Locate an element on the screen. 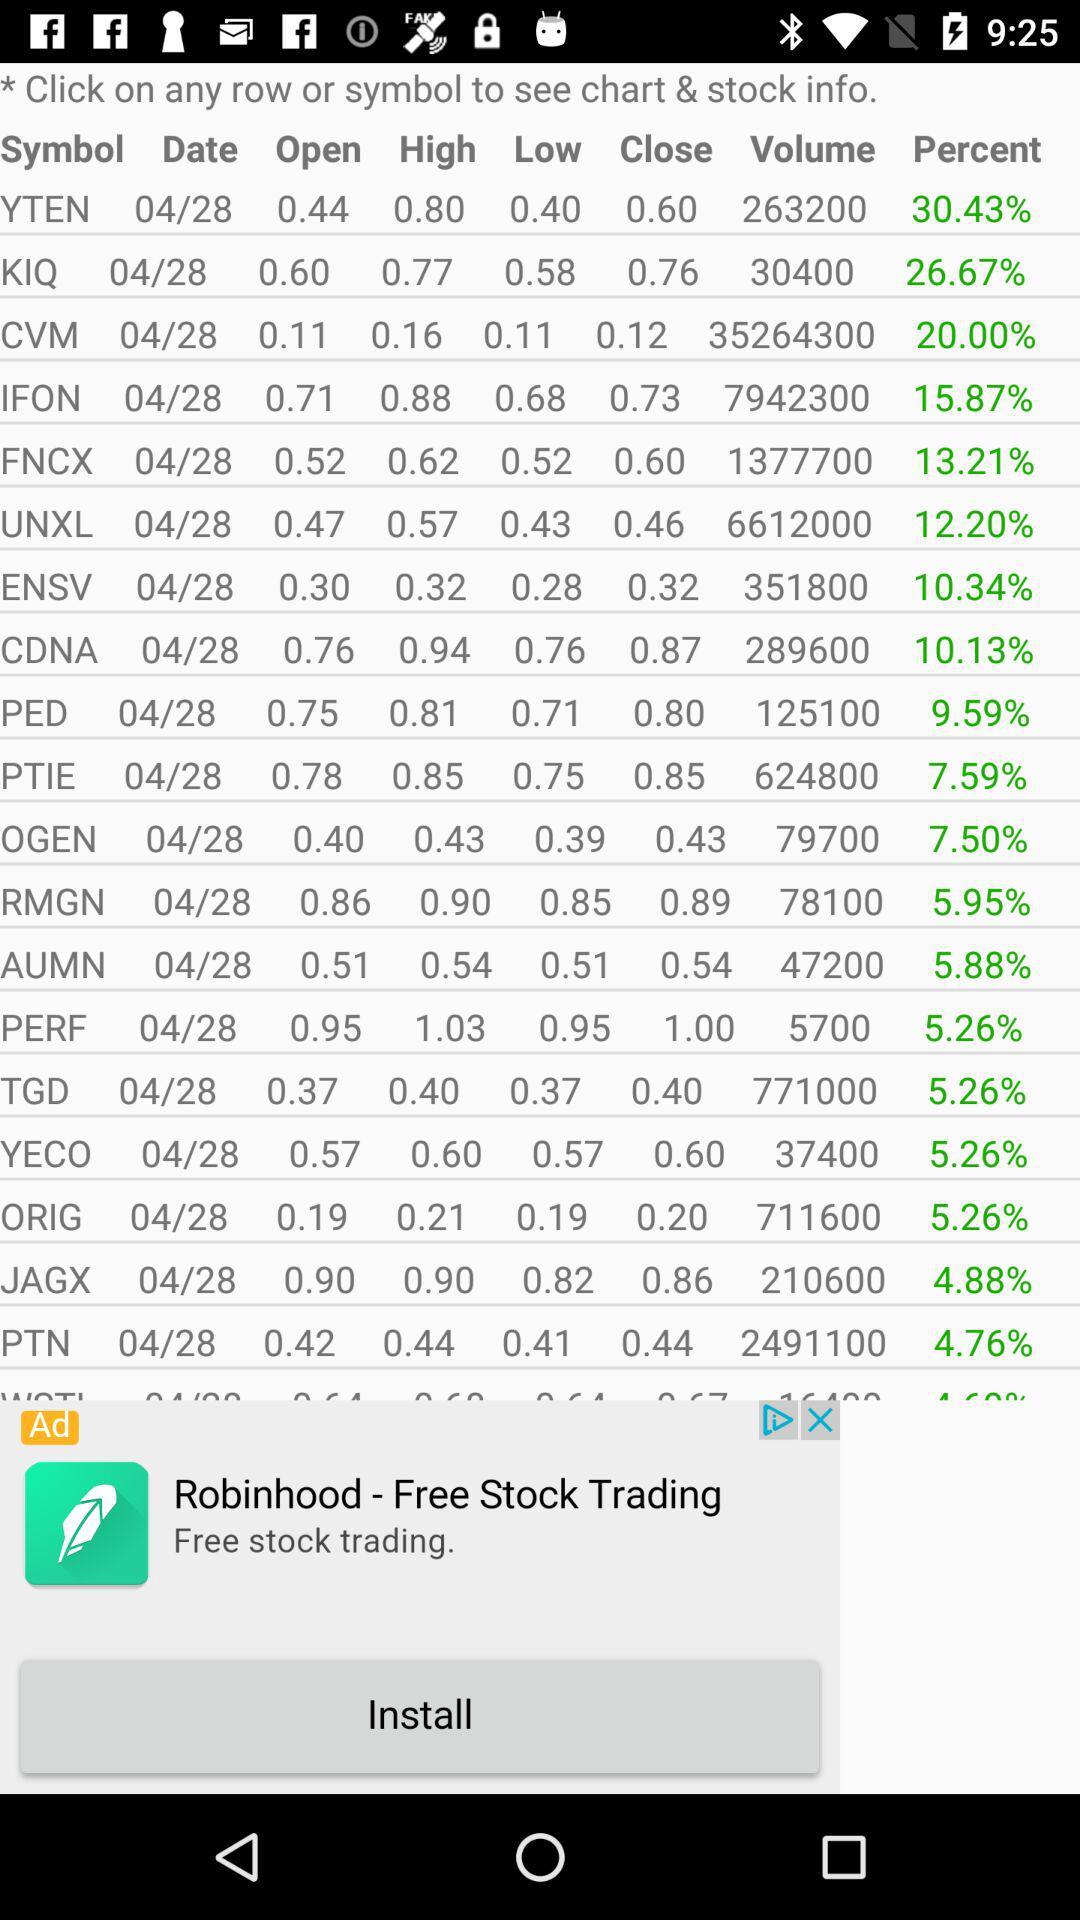  advertisement banner is located at coordinates (419, 1596).